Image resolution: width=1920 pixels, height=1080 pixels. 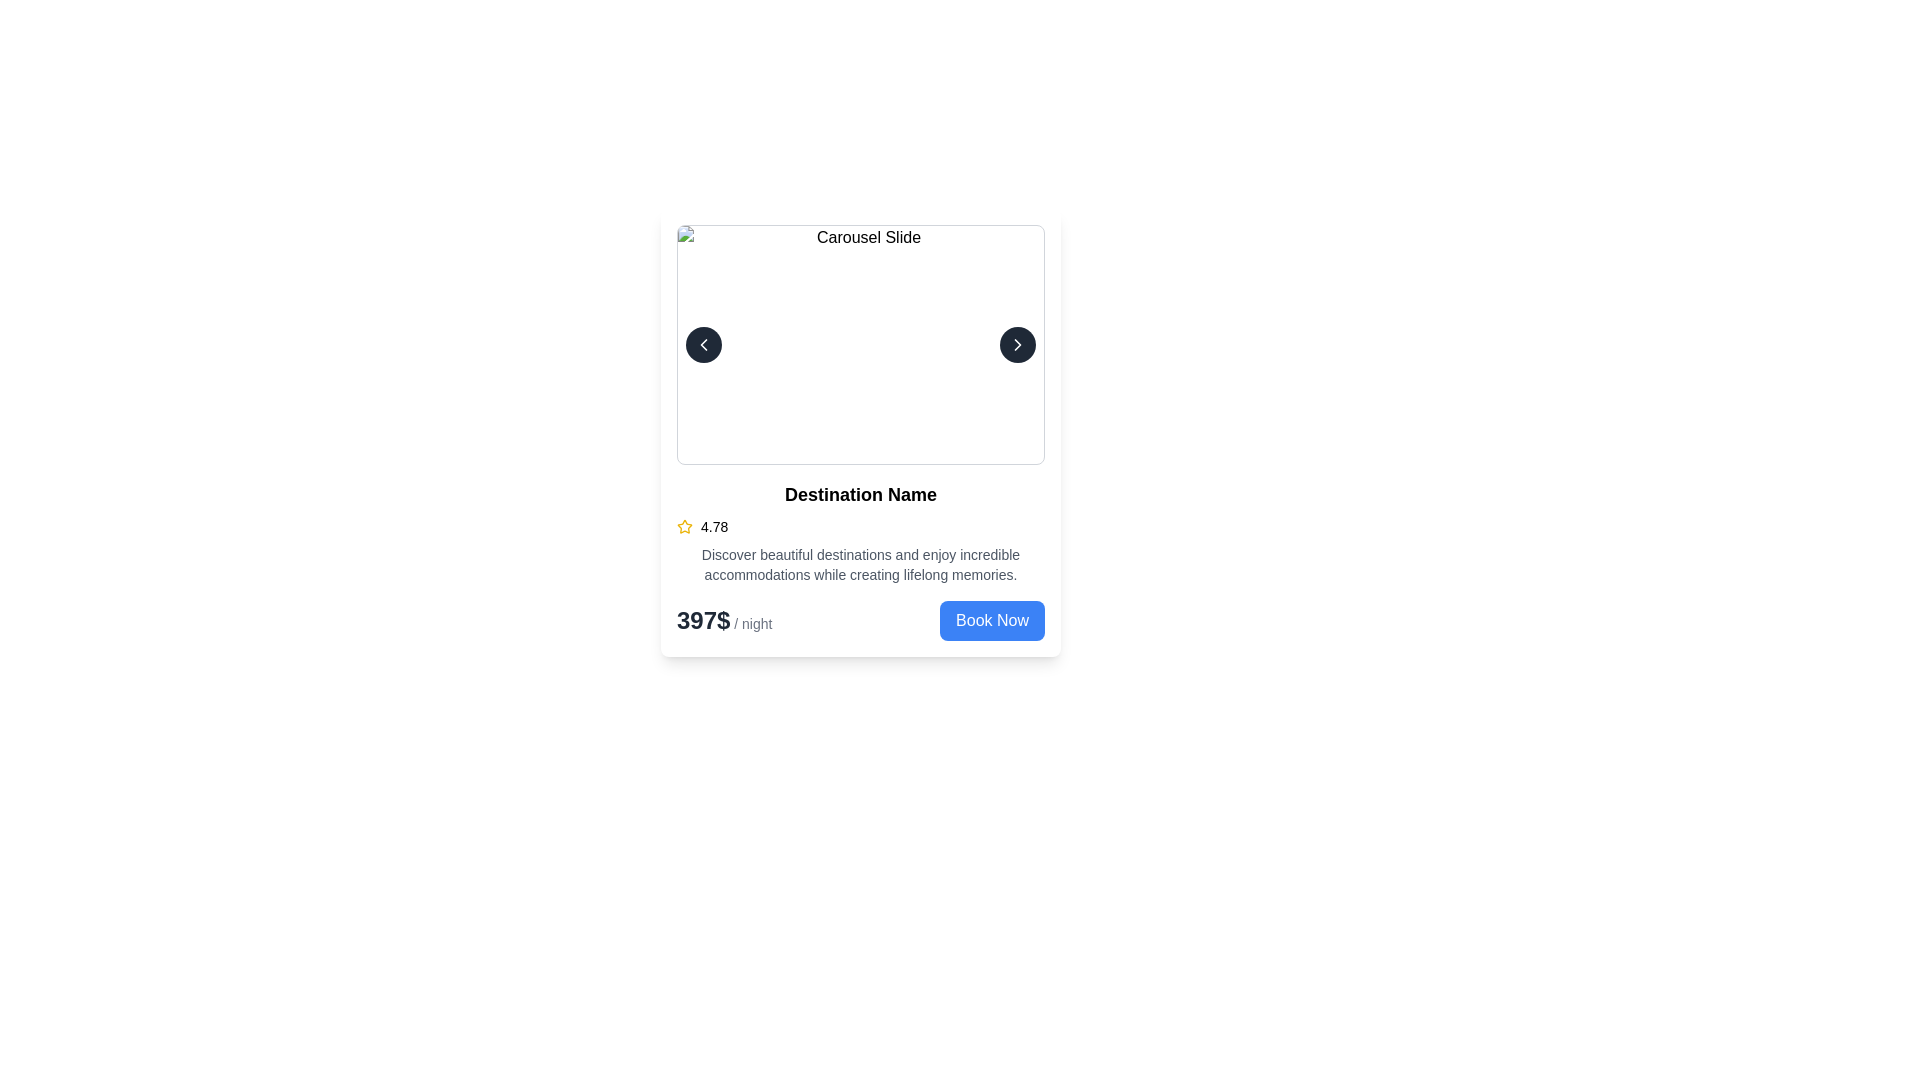 What do you see at coordinates (704, 343) in the screenshot?
I see `the left-facing chevron icon within the circular button of the carousel's navigation control` at bounding box center [704, 343].